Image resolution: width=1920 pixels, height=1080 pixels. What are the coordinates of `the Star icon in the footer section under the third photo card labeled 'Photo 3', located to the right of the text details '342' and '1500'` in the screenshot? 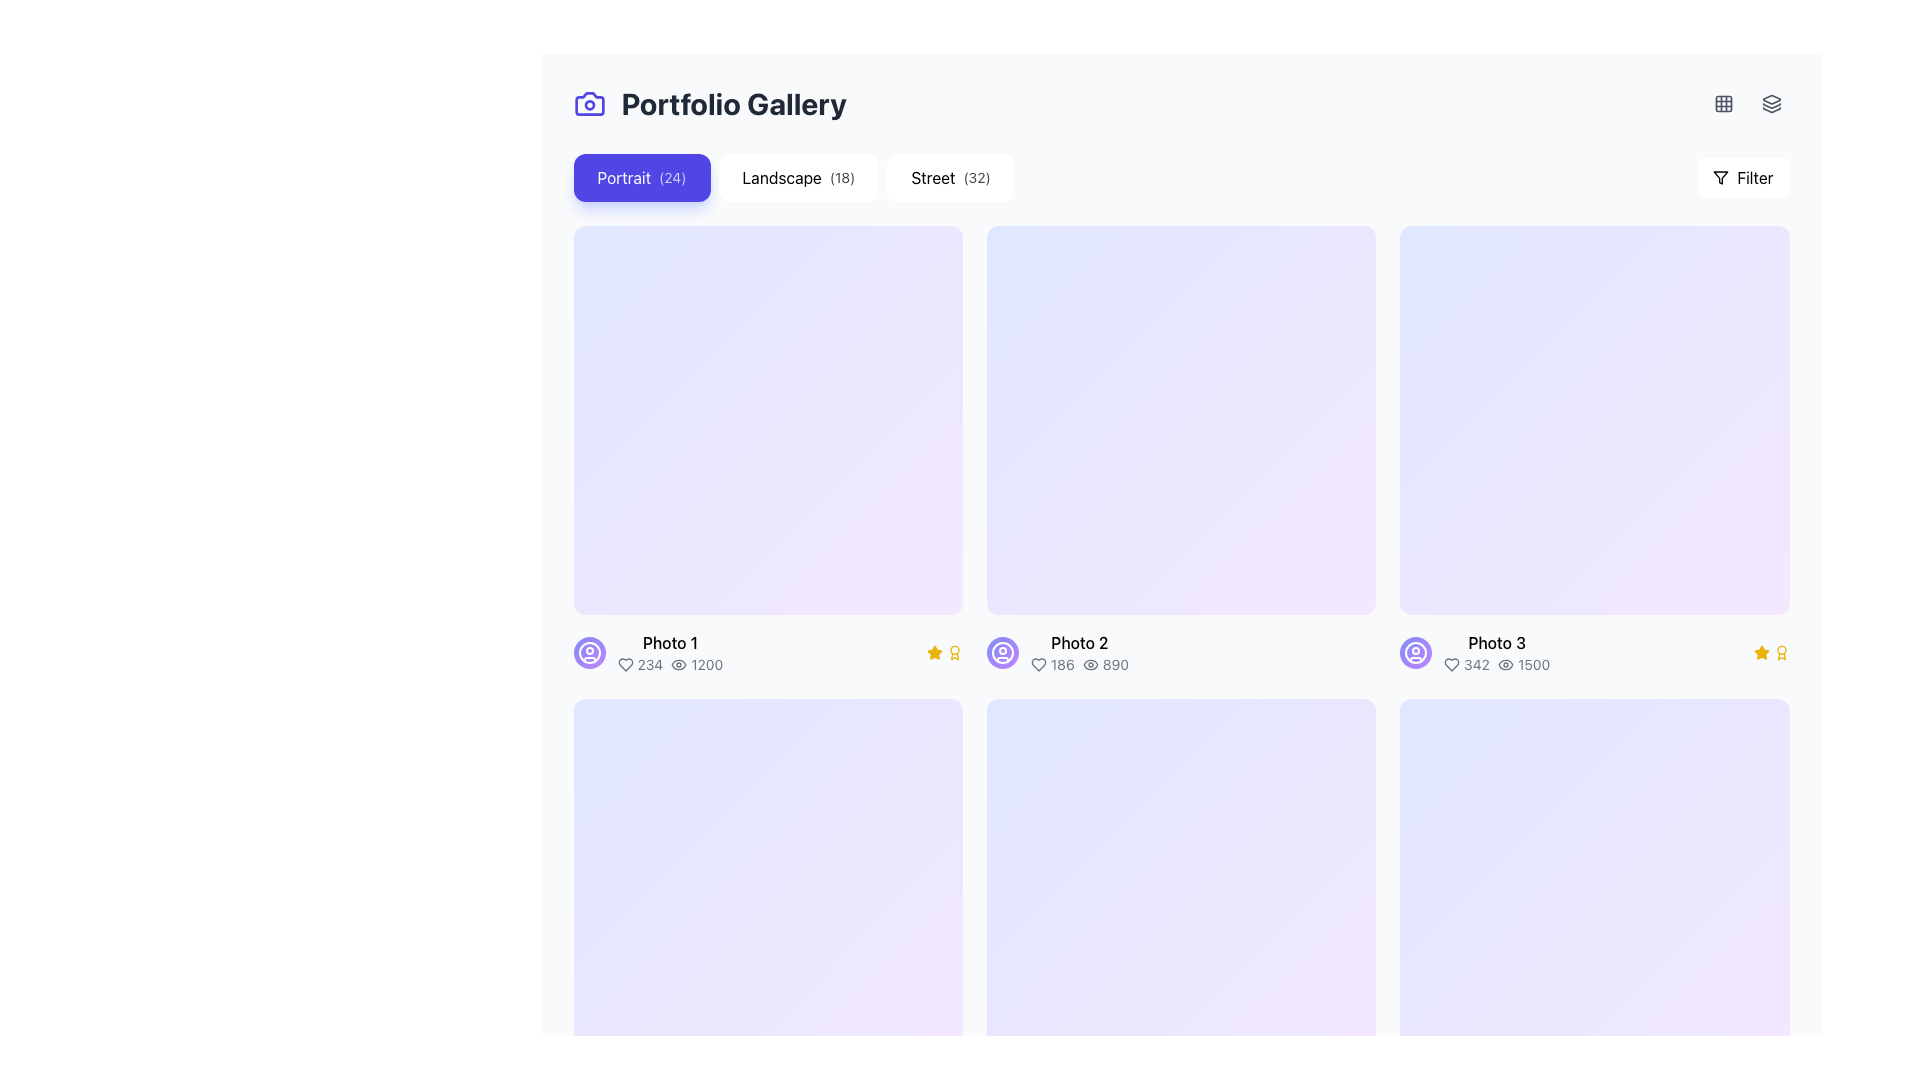 It's located at (1761, 653).